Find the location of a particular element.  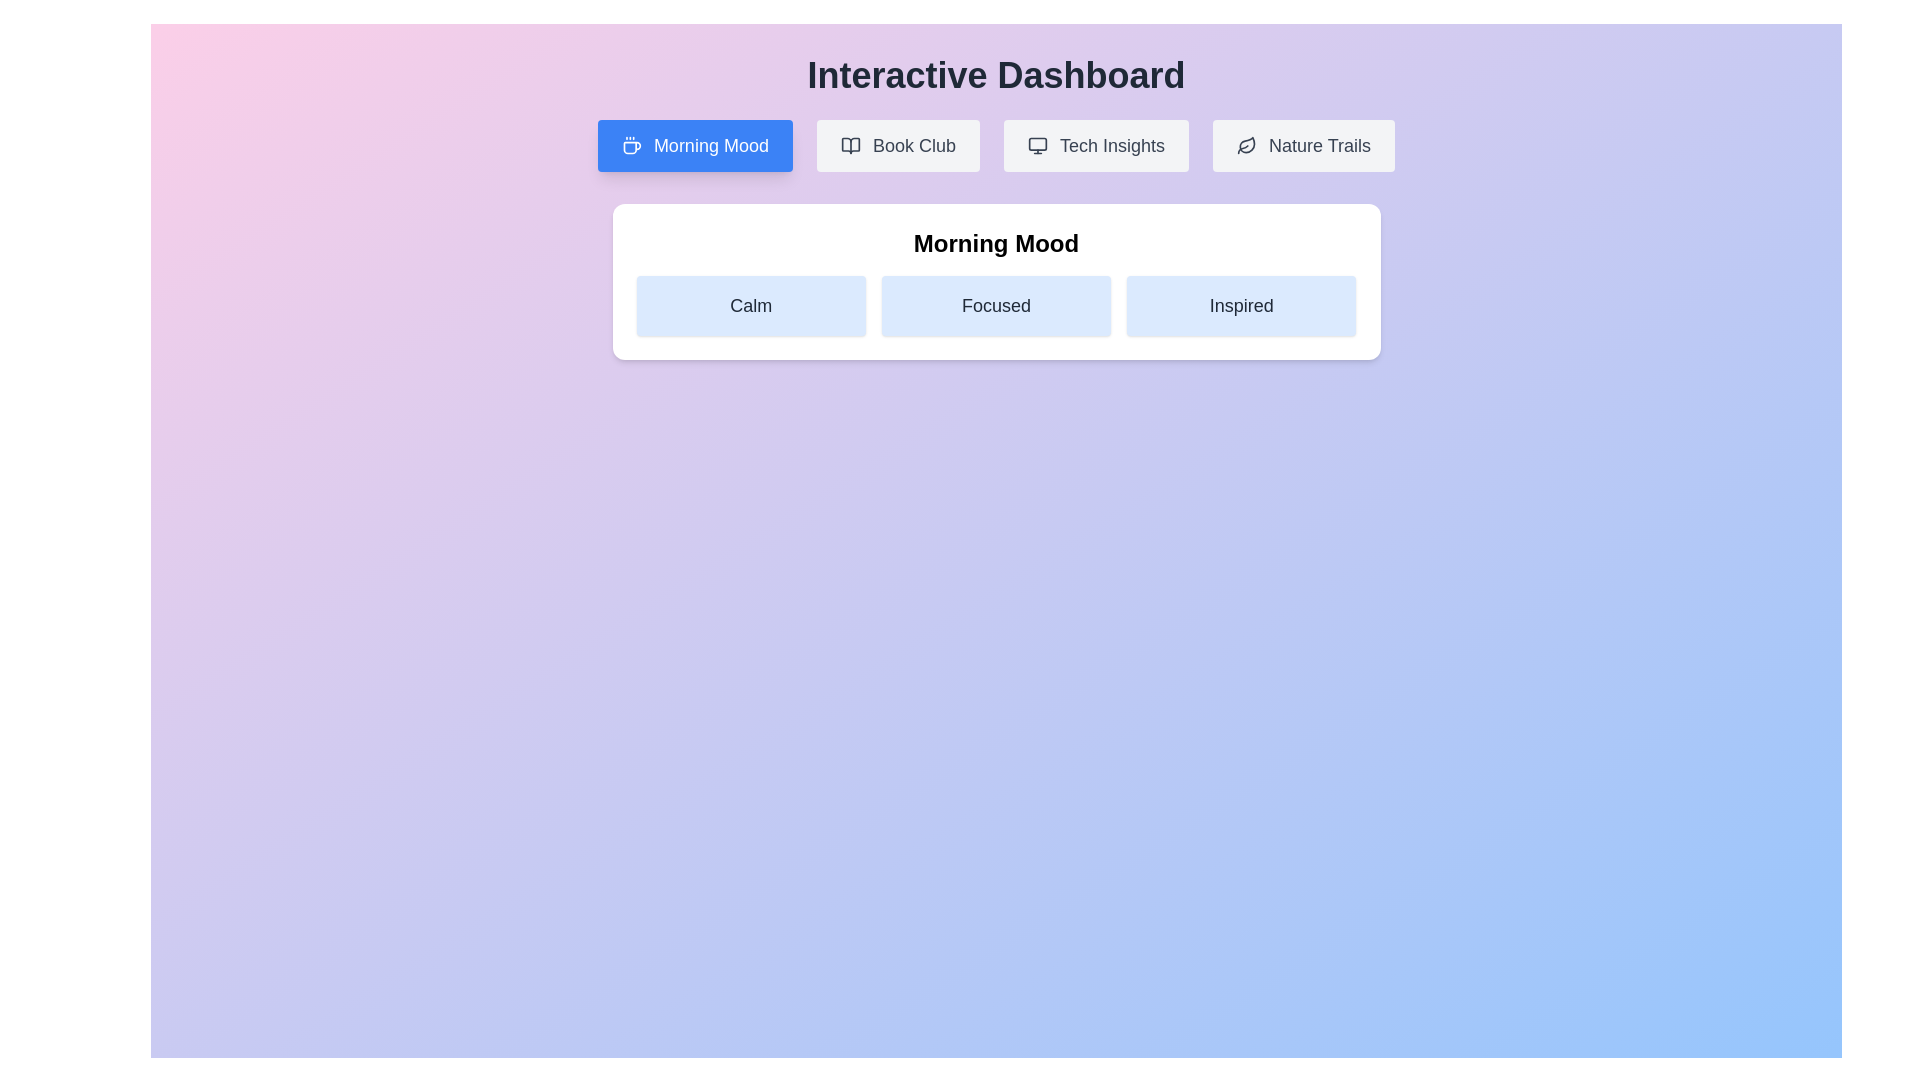

the 'Nature Trails' button, which is a rectangular interactive button with a subtle gray background and a leaf icon, located in the Interactive Dashboard interface is located at coordinates (1304, 145).